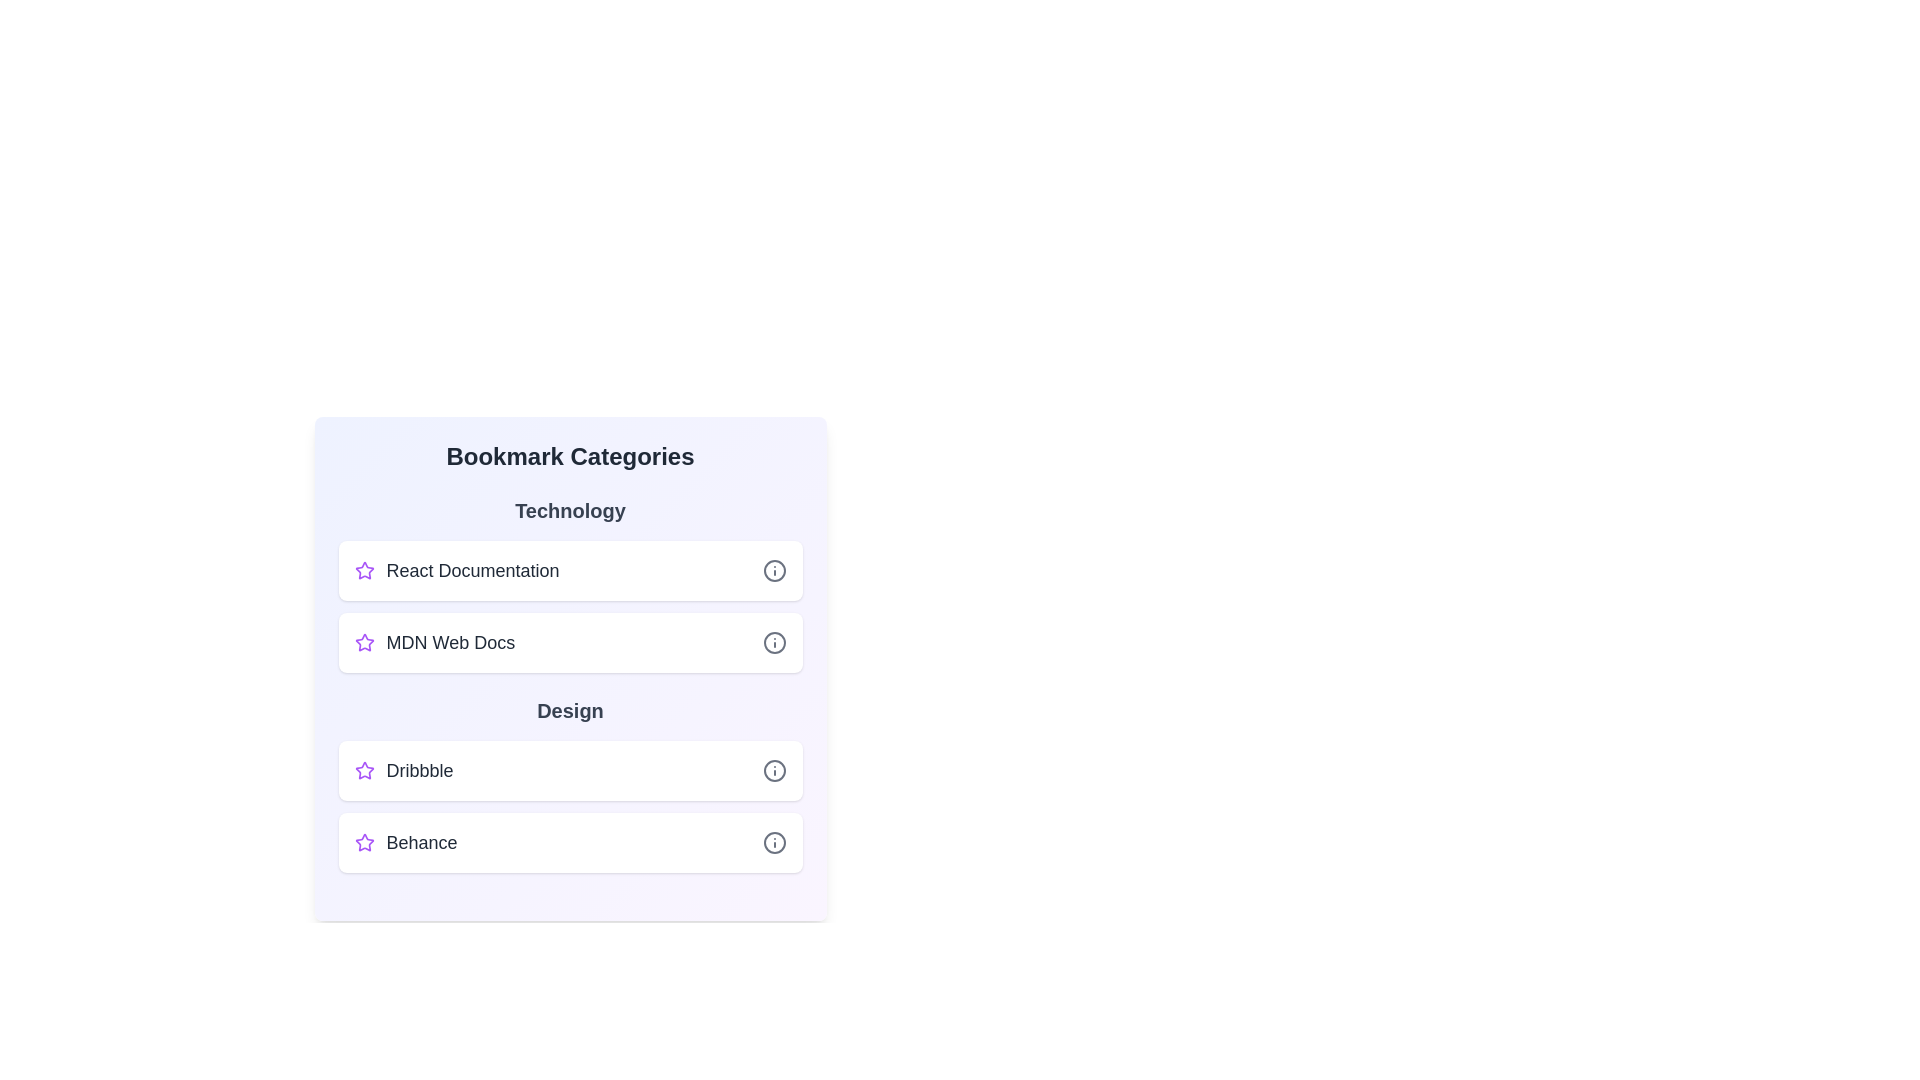 The height and width of the screenshot is (1080, 1920). I want to click on information icon next to the bookmark titled MDN Web Docs, so click(773, 643).